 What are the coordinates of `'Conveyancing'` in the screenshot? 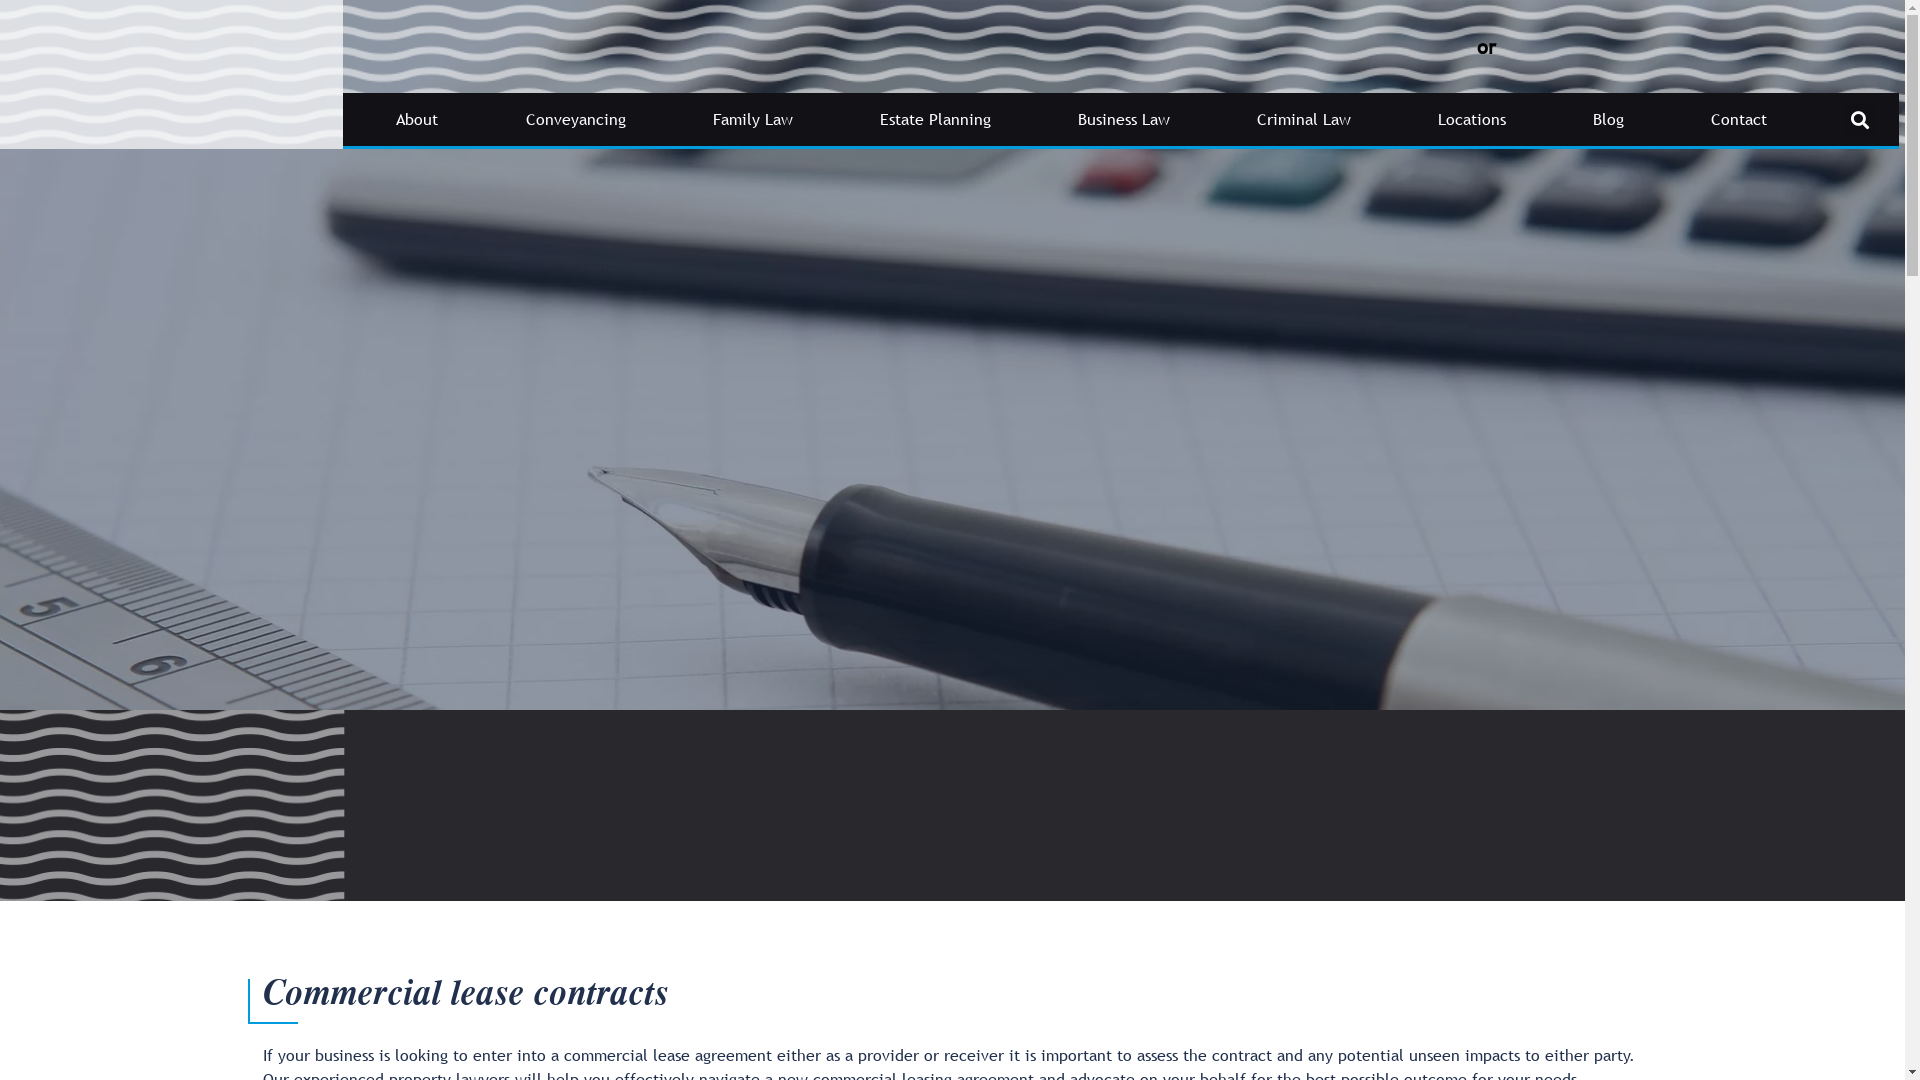 It's located at (574, 119).